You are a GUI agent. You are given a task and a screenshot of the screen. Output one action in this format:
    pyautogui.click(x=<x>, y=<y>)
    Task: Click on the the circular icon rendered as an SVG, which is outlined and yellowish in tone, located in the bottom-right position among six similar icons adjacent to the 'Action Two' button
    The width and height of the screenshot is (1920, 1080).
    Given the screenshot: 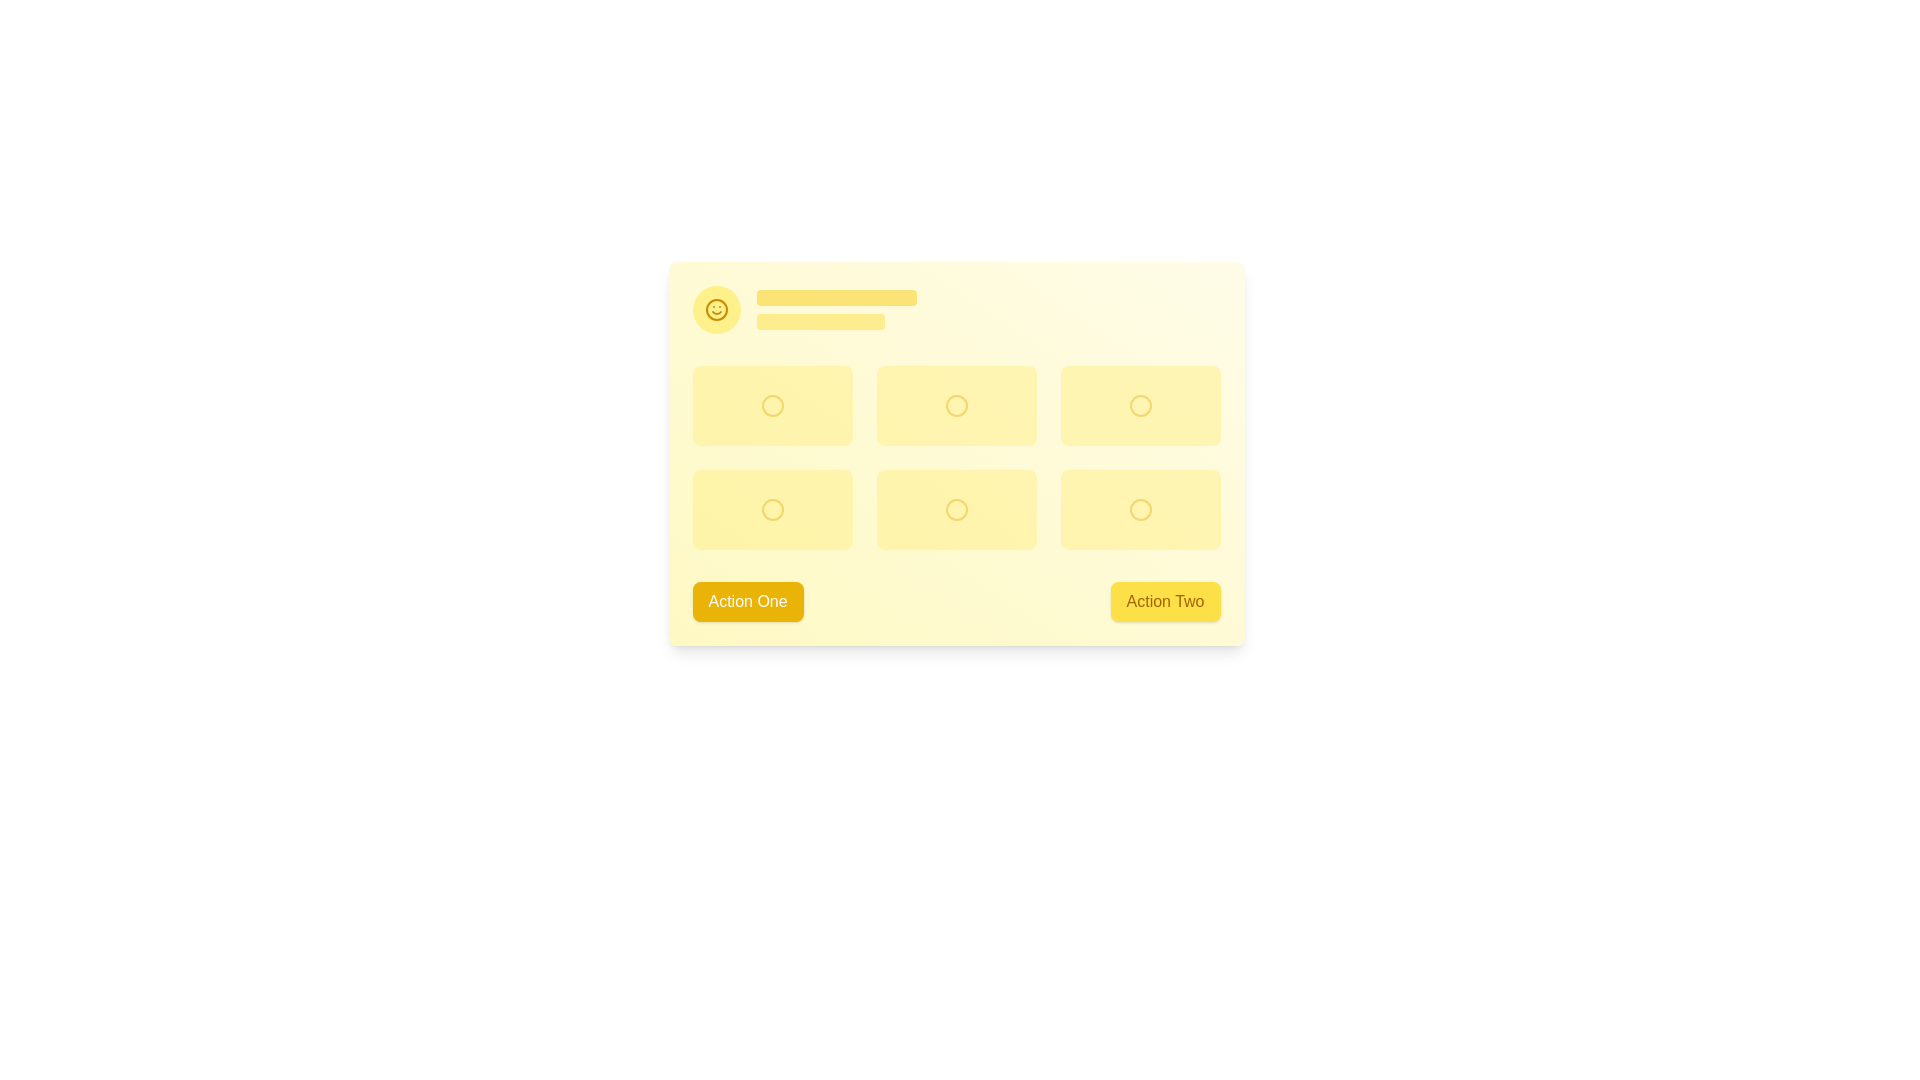 What is the action you would take?
    pyautogui.click(x=1140, y=508)
    